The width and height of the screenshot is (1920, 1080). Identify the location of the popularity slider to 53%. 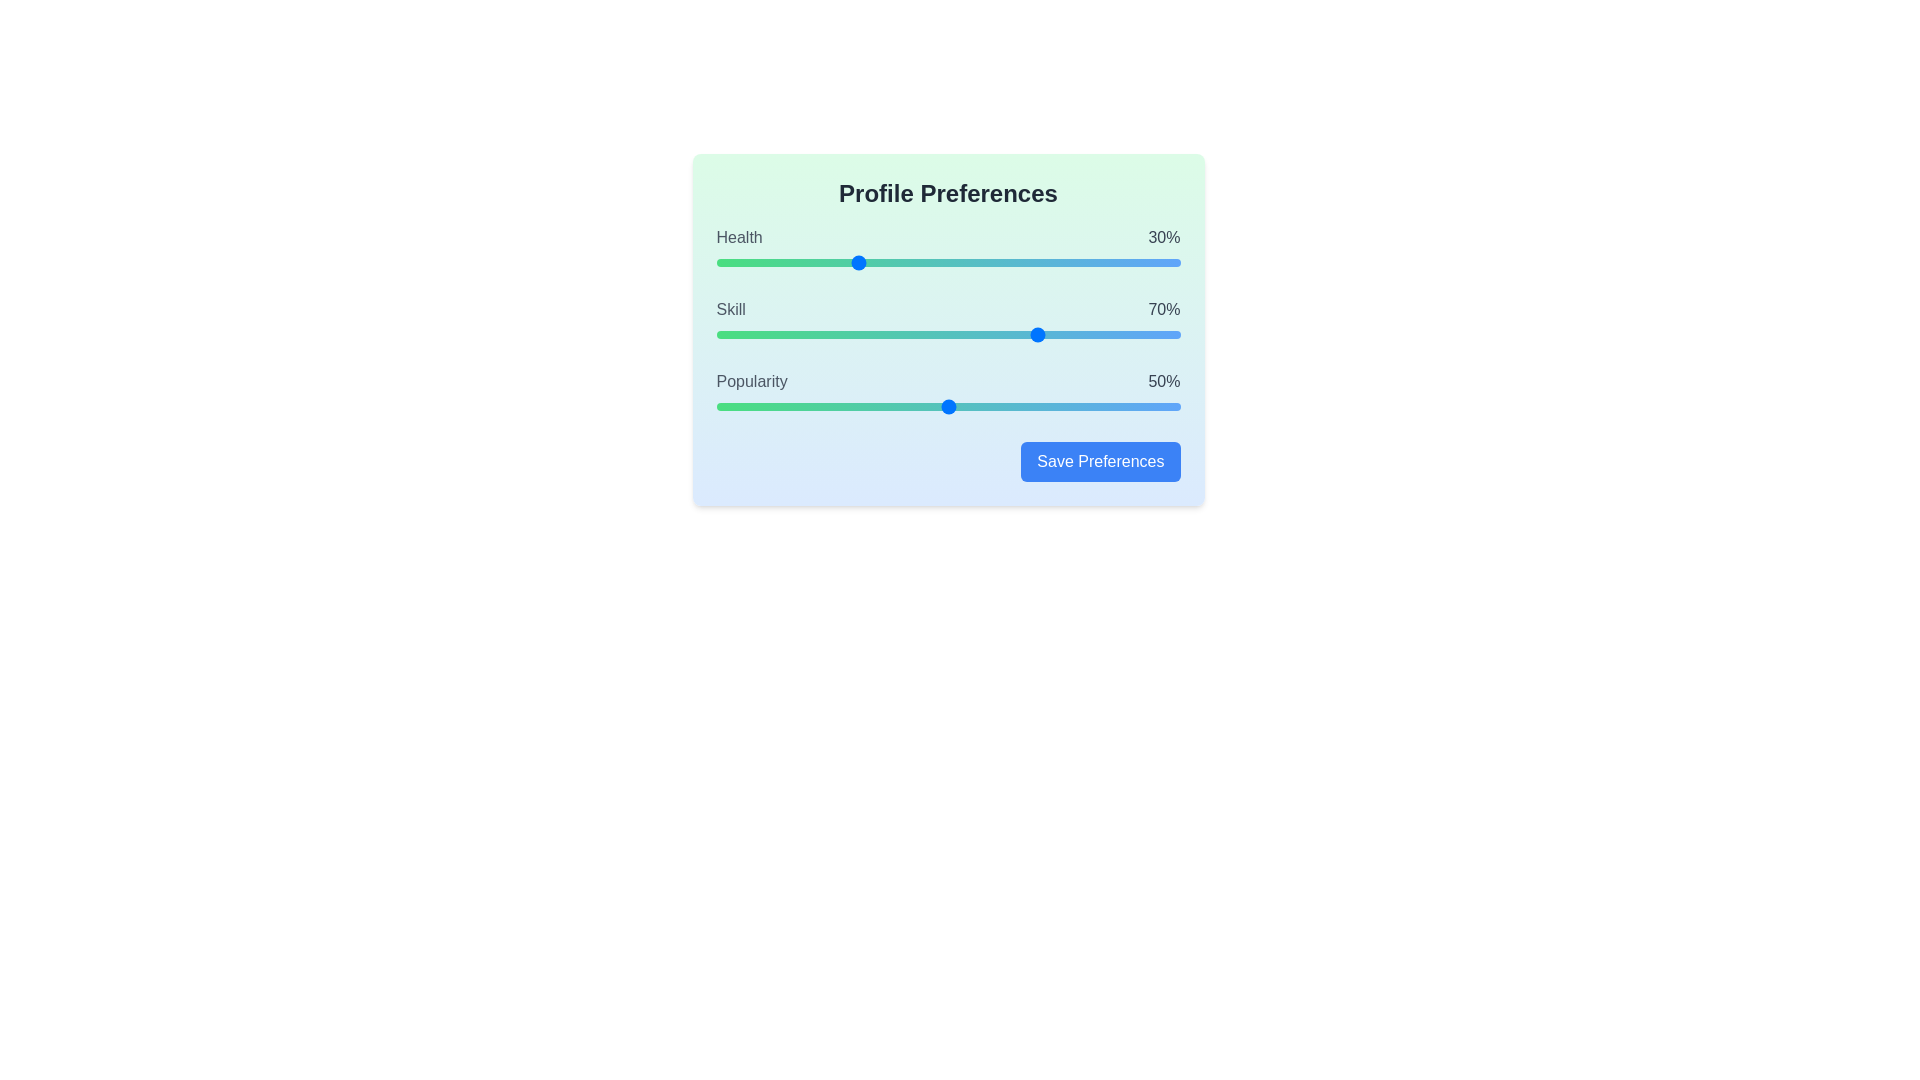
(962, 406).